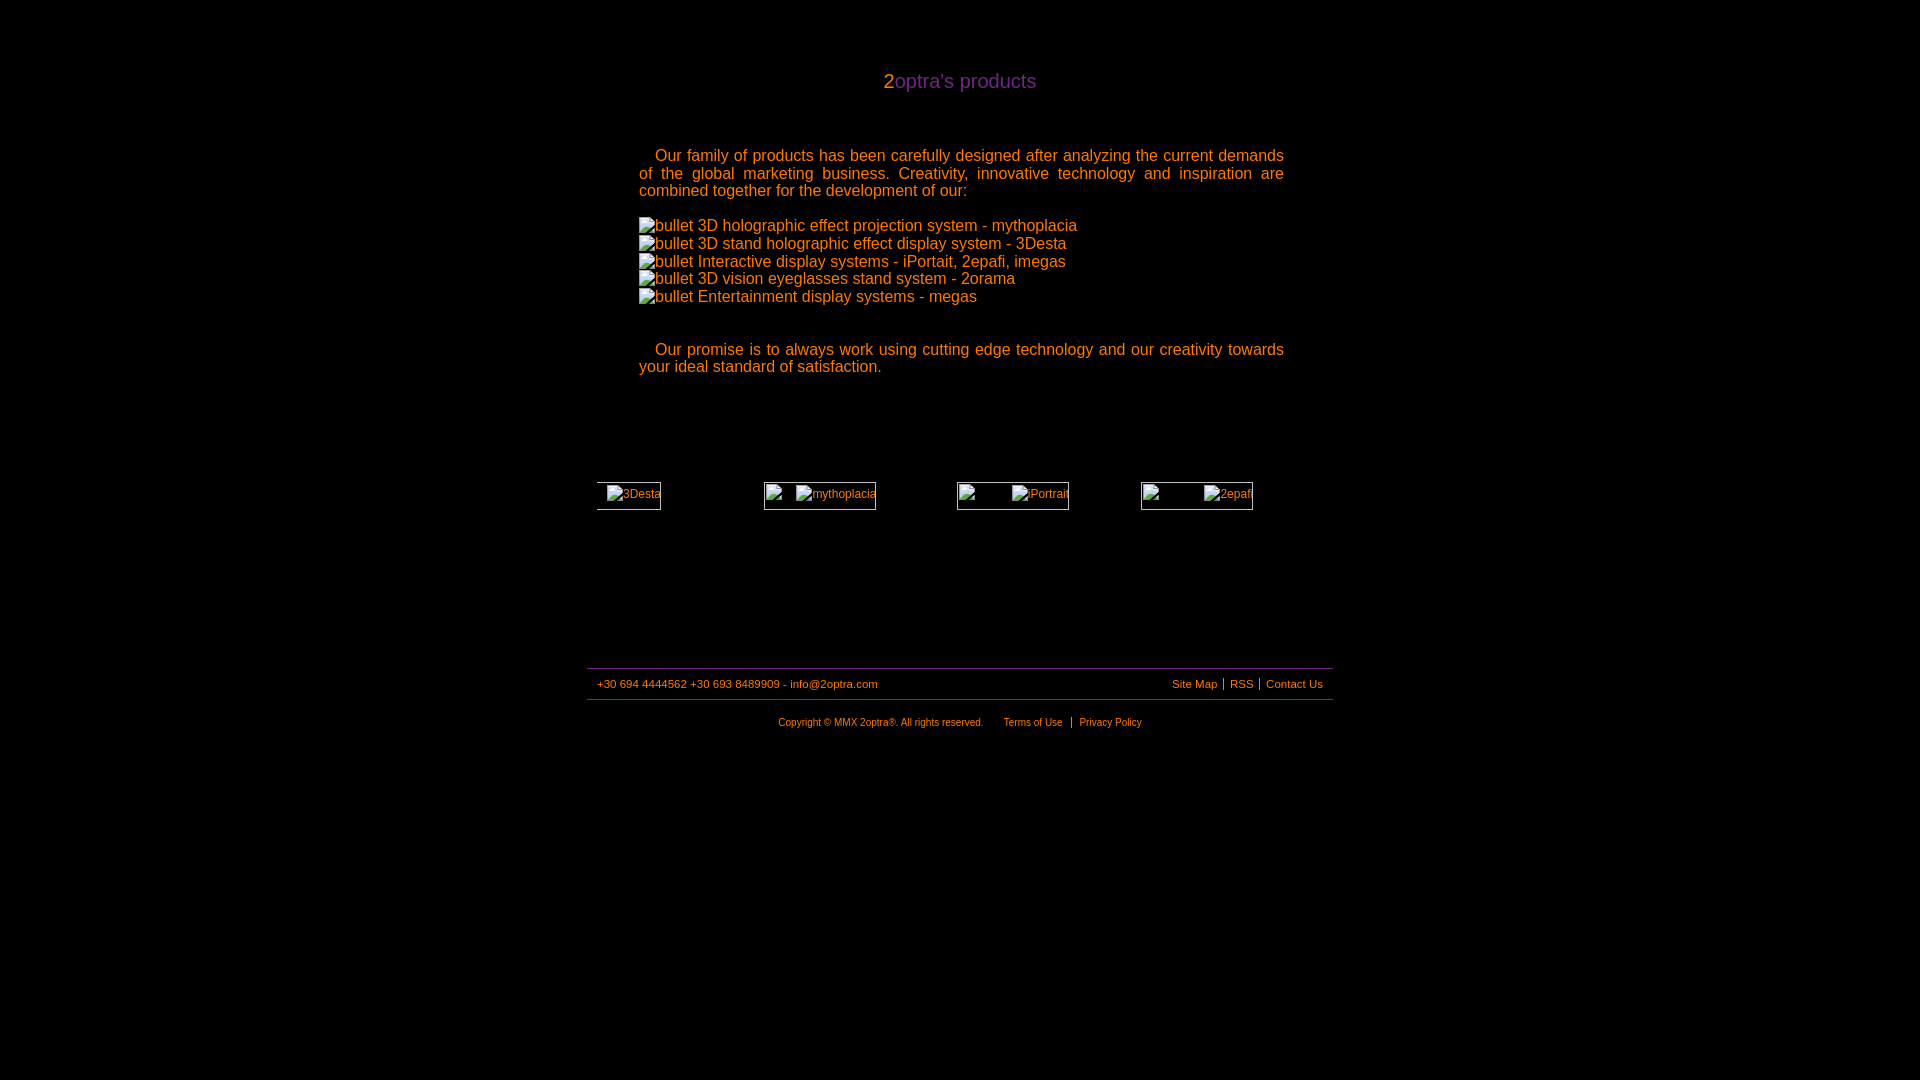 Image resolution: width=1920 pixels, height=1080 pixels. Describe the element at coordinates (789, 682) in the screenshot. I see `'info@2optra.com'` at that location.